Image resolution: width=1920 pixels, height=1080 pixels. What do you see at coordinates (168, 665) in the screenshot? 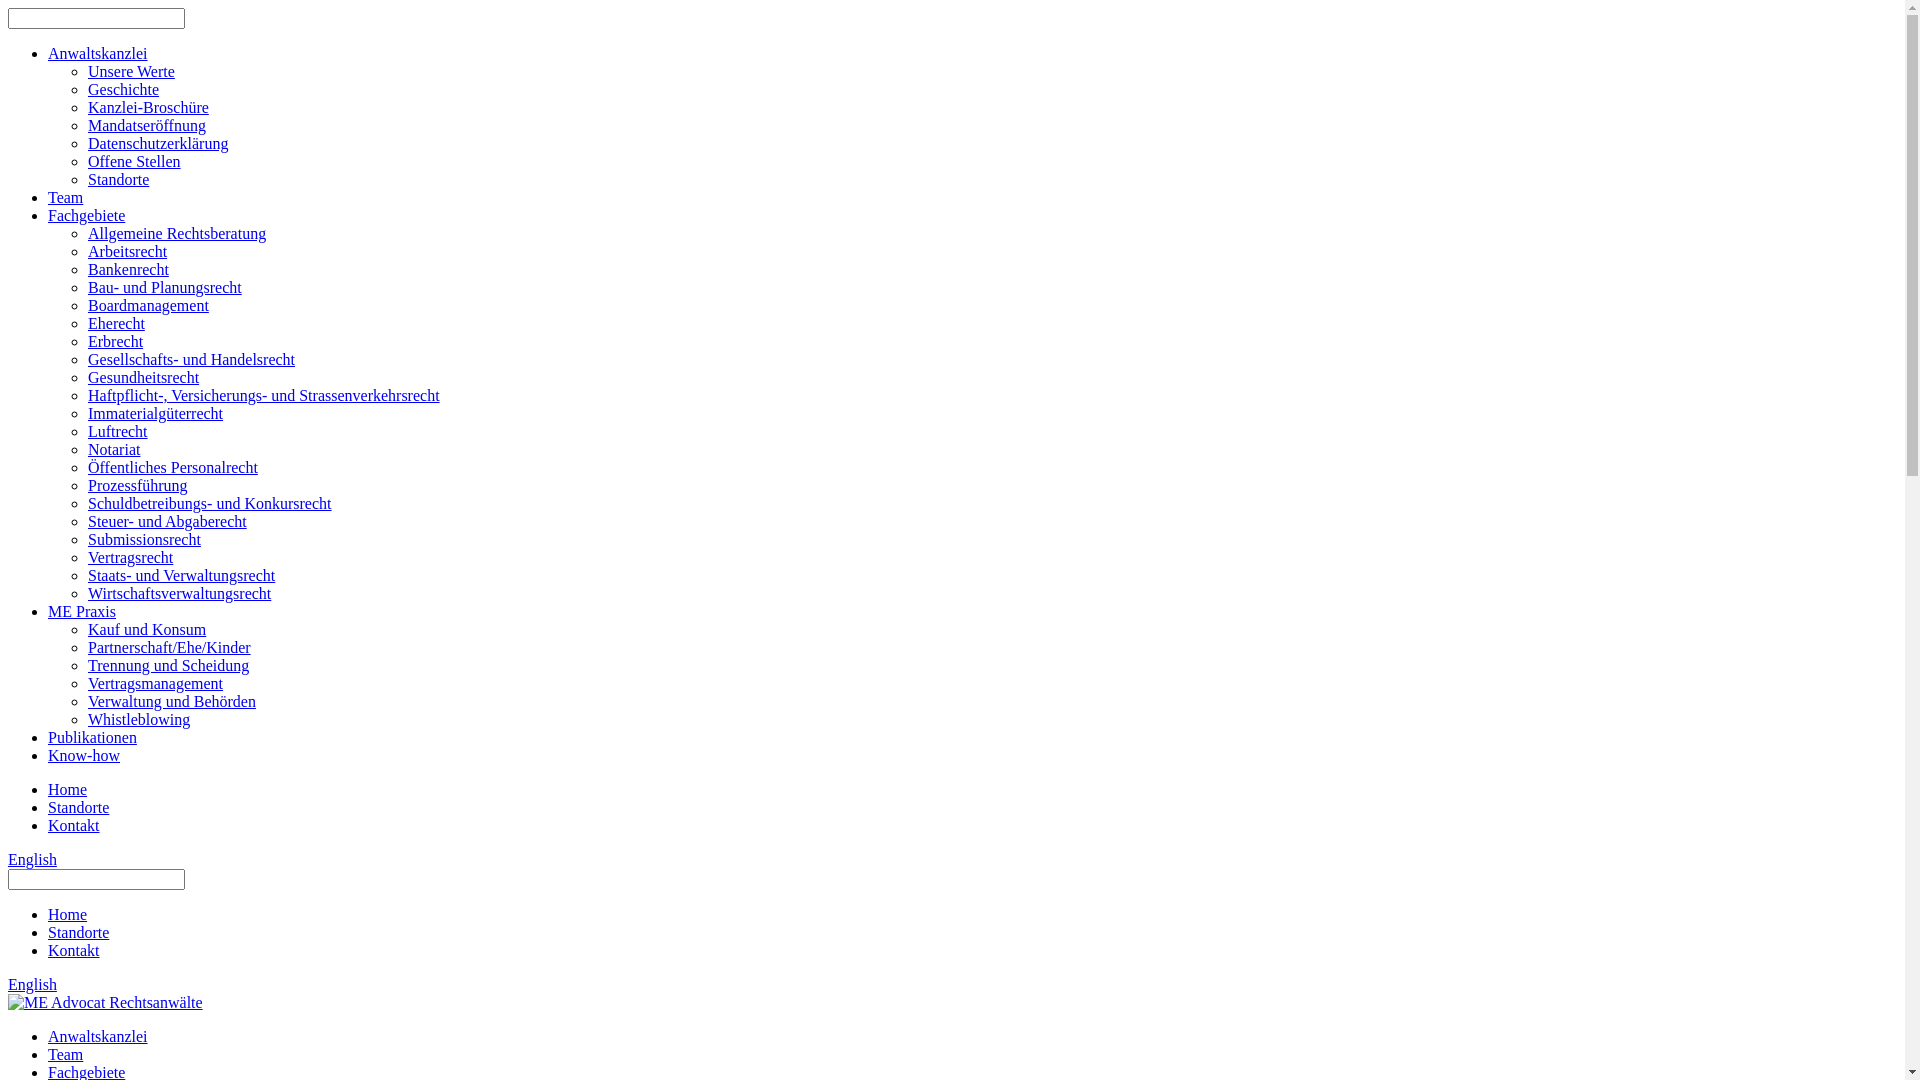
I see `'Trennung und Scheidung'` at bounding box center [168, 665].